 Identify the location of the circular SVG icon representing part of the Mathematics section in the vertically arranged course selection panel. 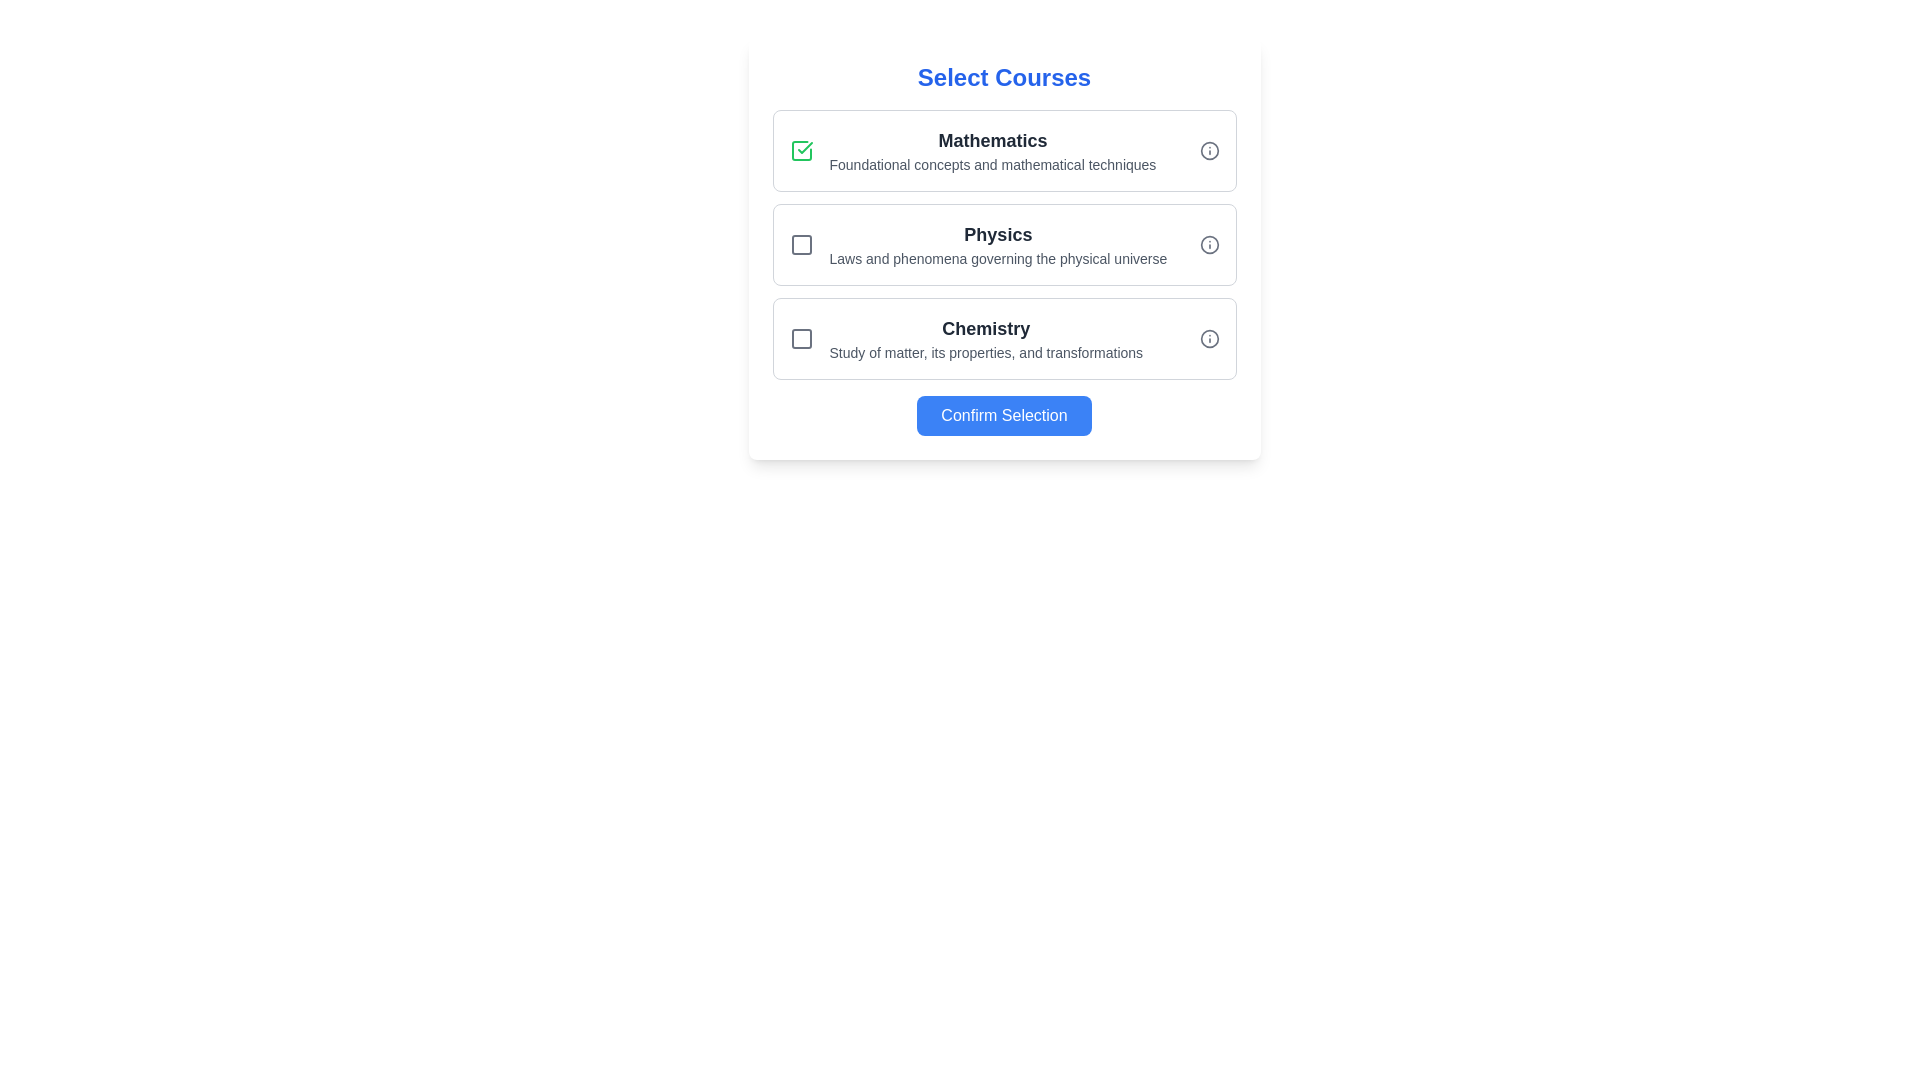
(1208, 149).